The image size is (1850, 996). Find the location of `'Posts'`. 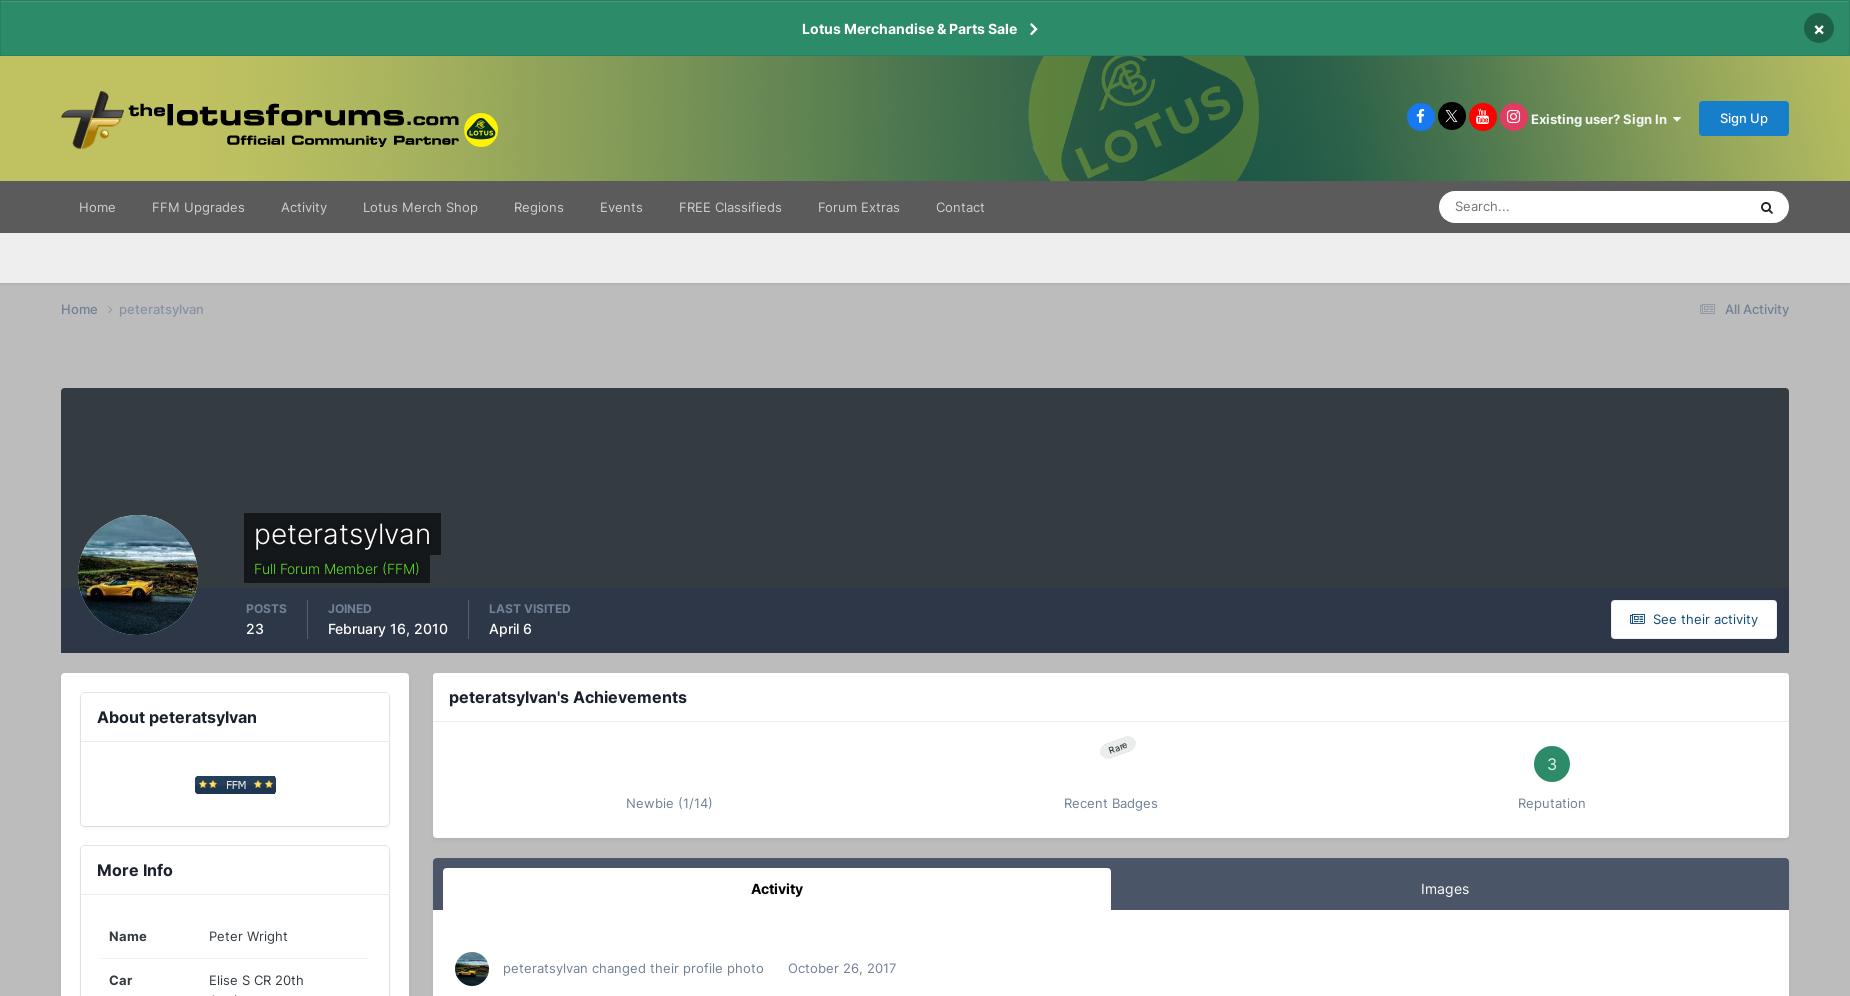

'Posts' is located at coordinates (265, 608).